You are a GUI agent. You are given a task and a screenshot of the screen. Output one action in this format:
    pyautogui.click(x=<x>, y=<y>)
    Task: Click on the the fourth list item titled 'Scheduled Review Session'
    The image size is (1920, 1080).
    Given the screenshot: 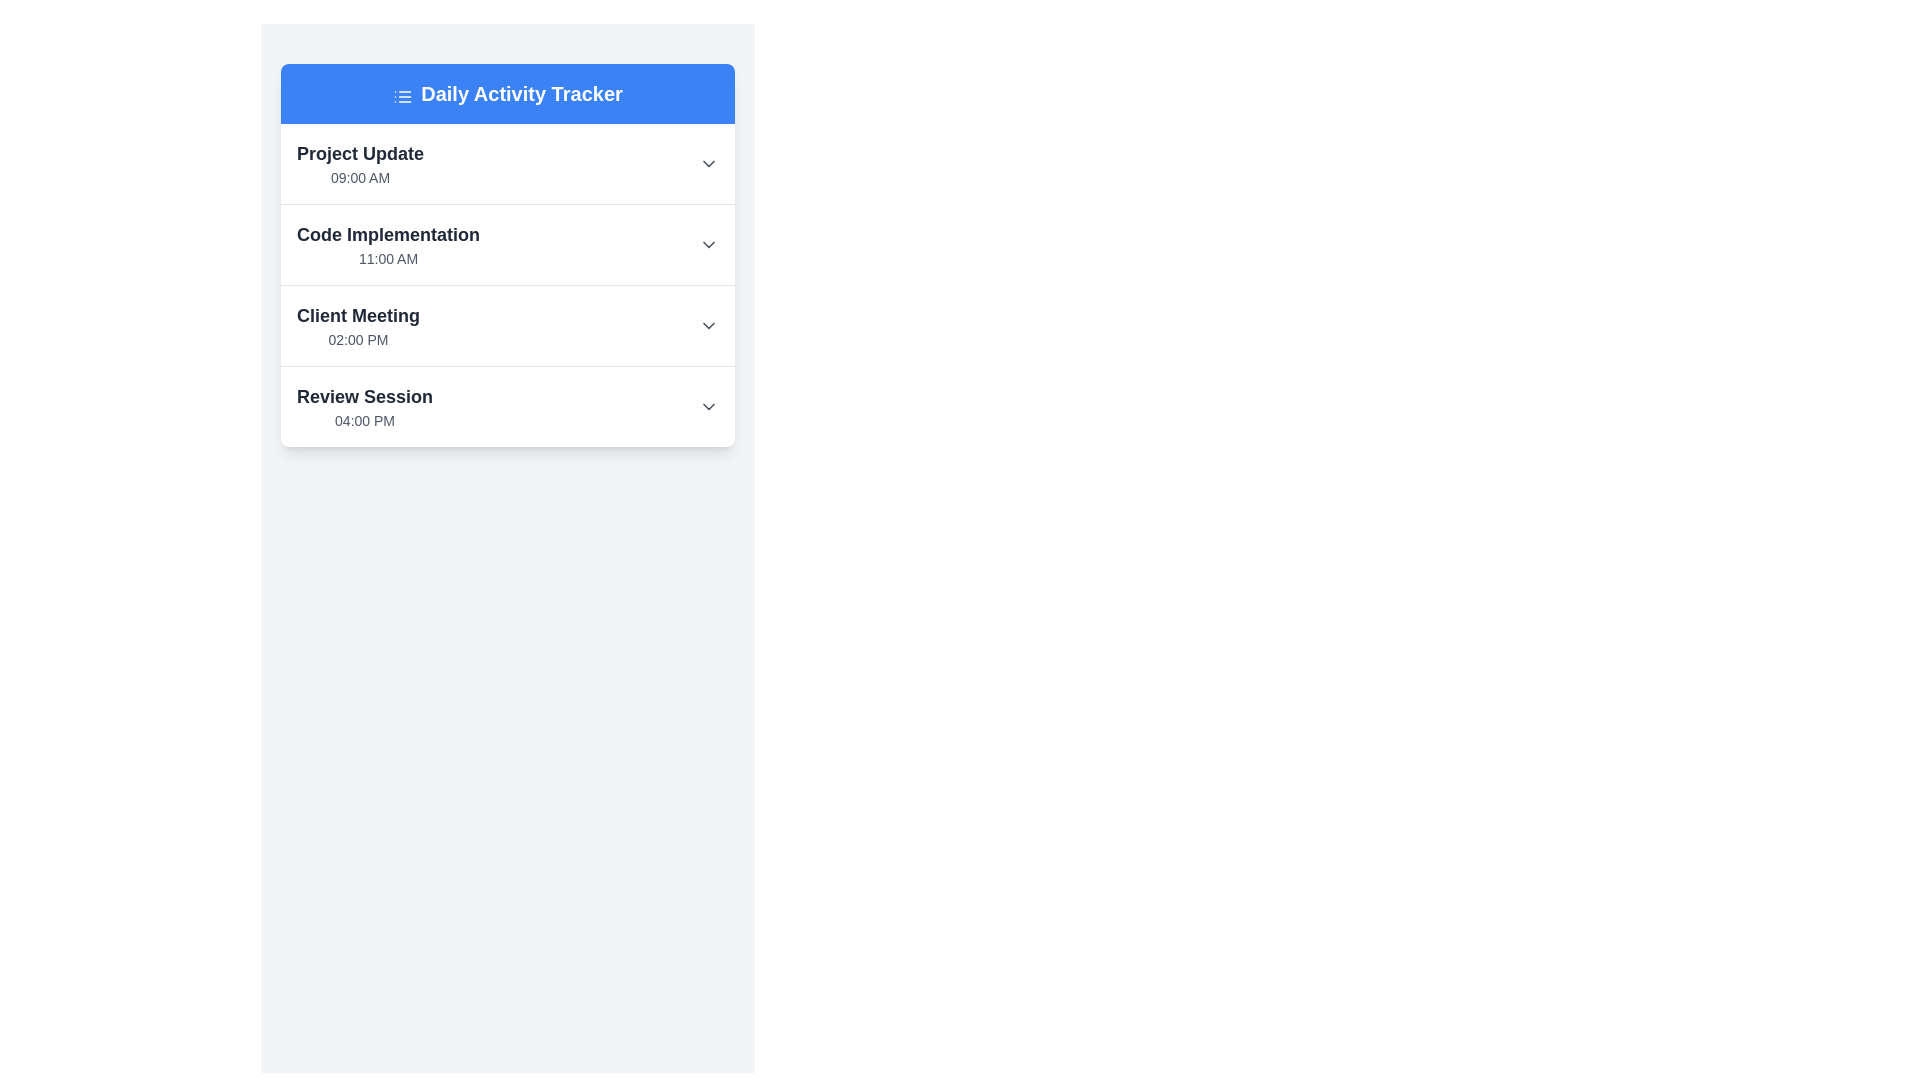 What is the action you would take?
    pyautogui.click(x=508, y=405)
    